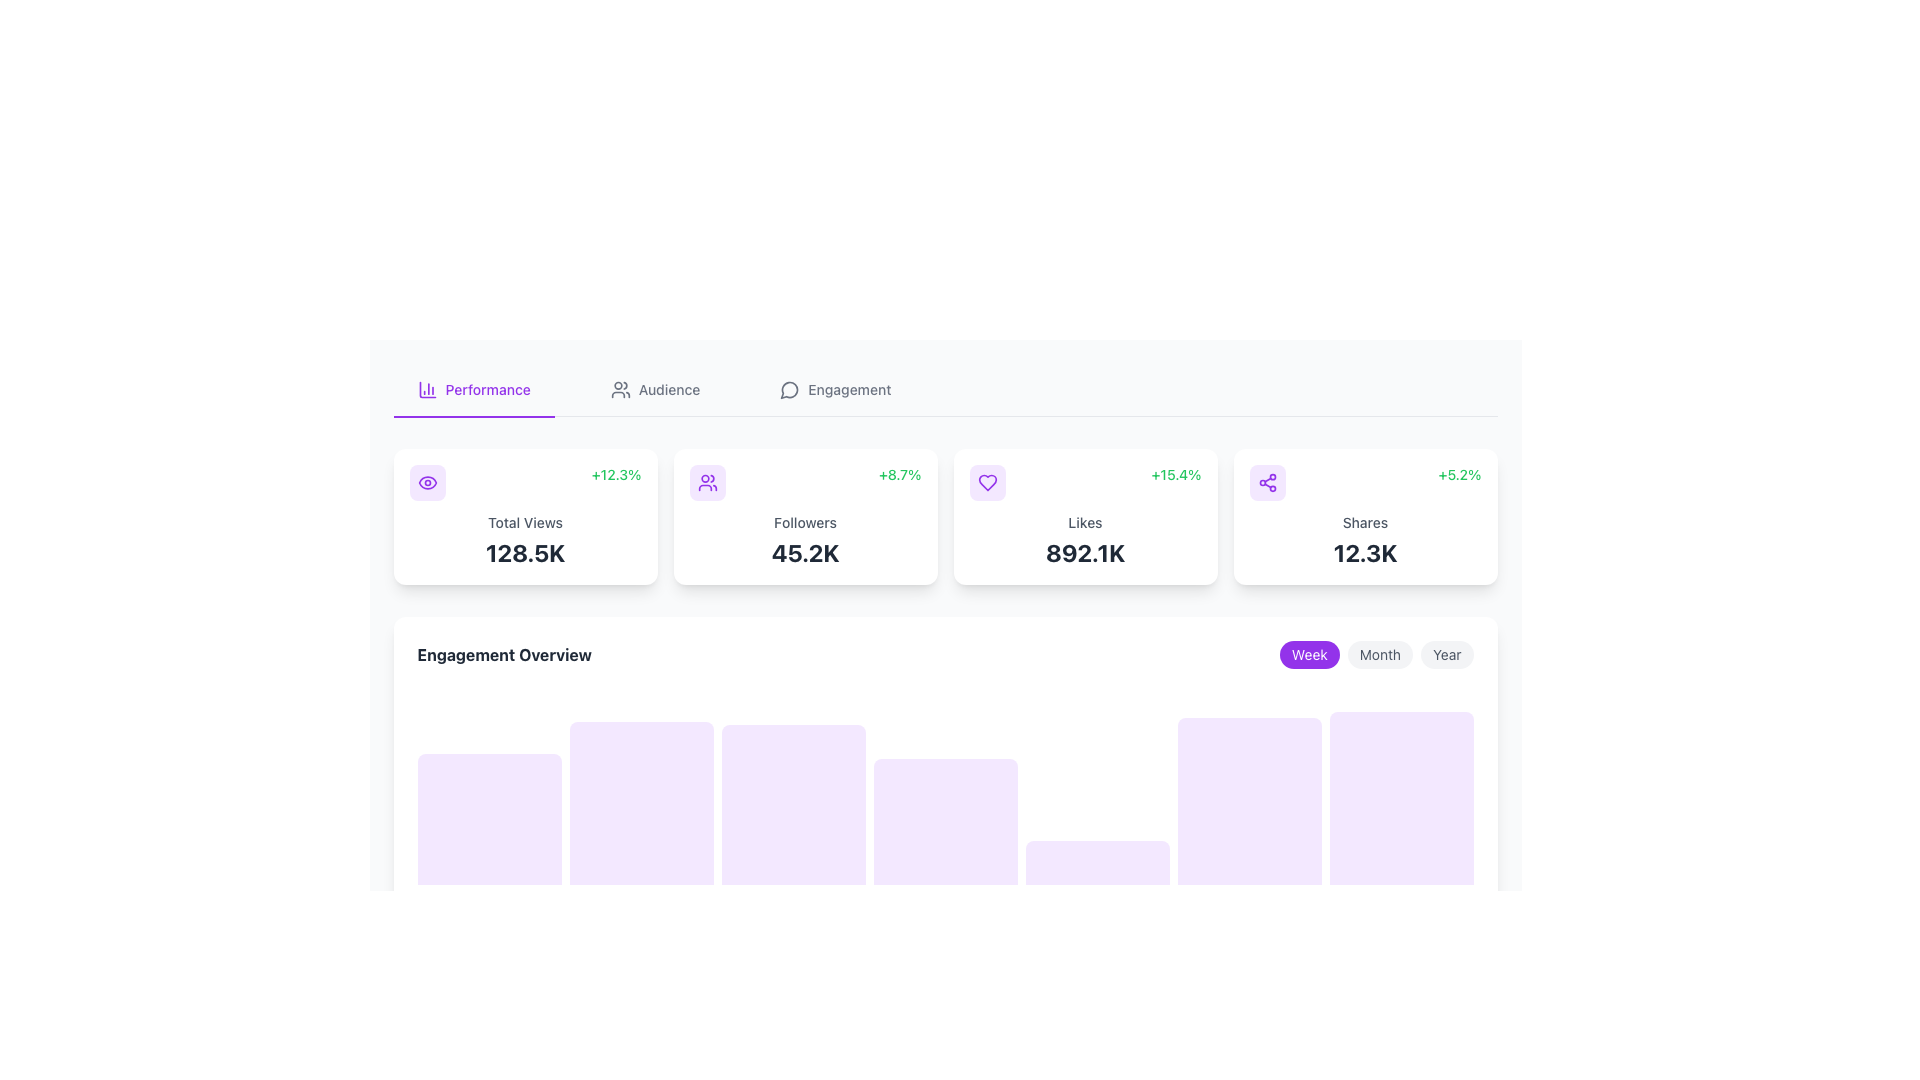 The height and width of the screenshot is (1080, 1920). I want to click on the 'Month' button, which is a rounded rectangular button with a light gray background and darker gray text, positioned between the 'Week' button (highlighted in purple) and the 'Year' button in a horizontal group near the top-right corner of the engagement chart, so click(1379, 655).